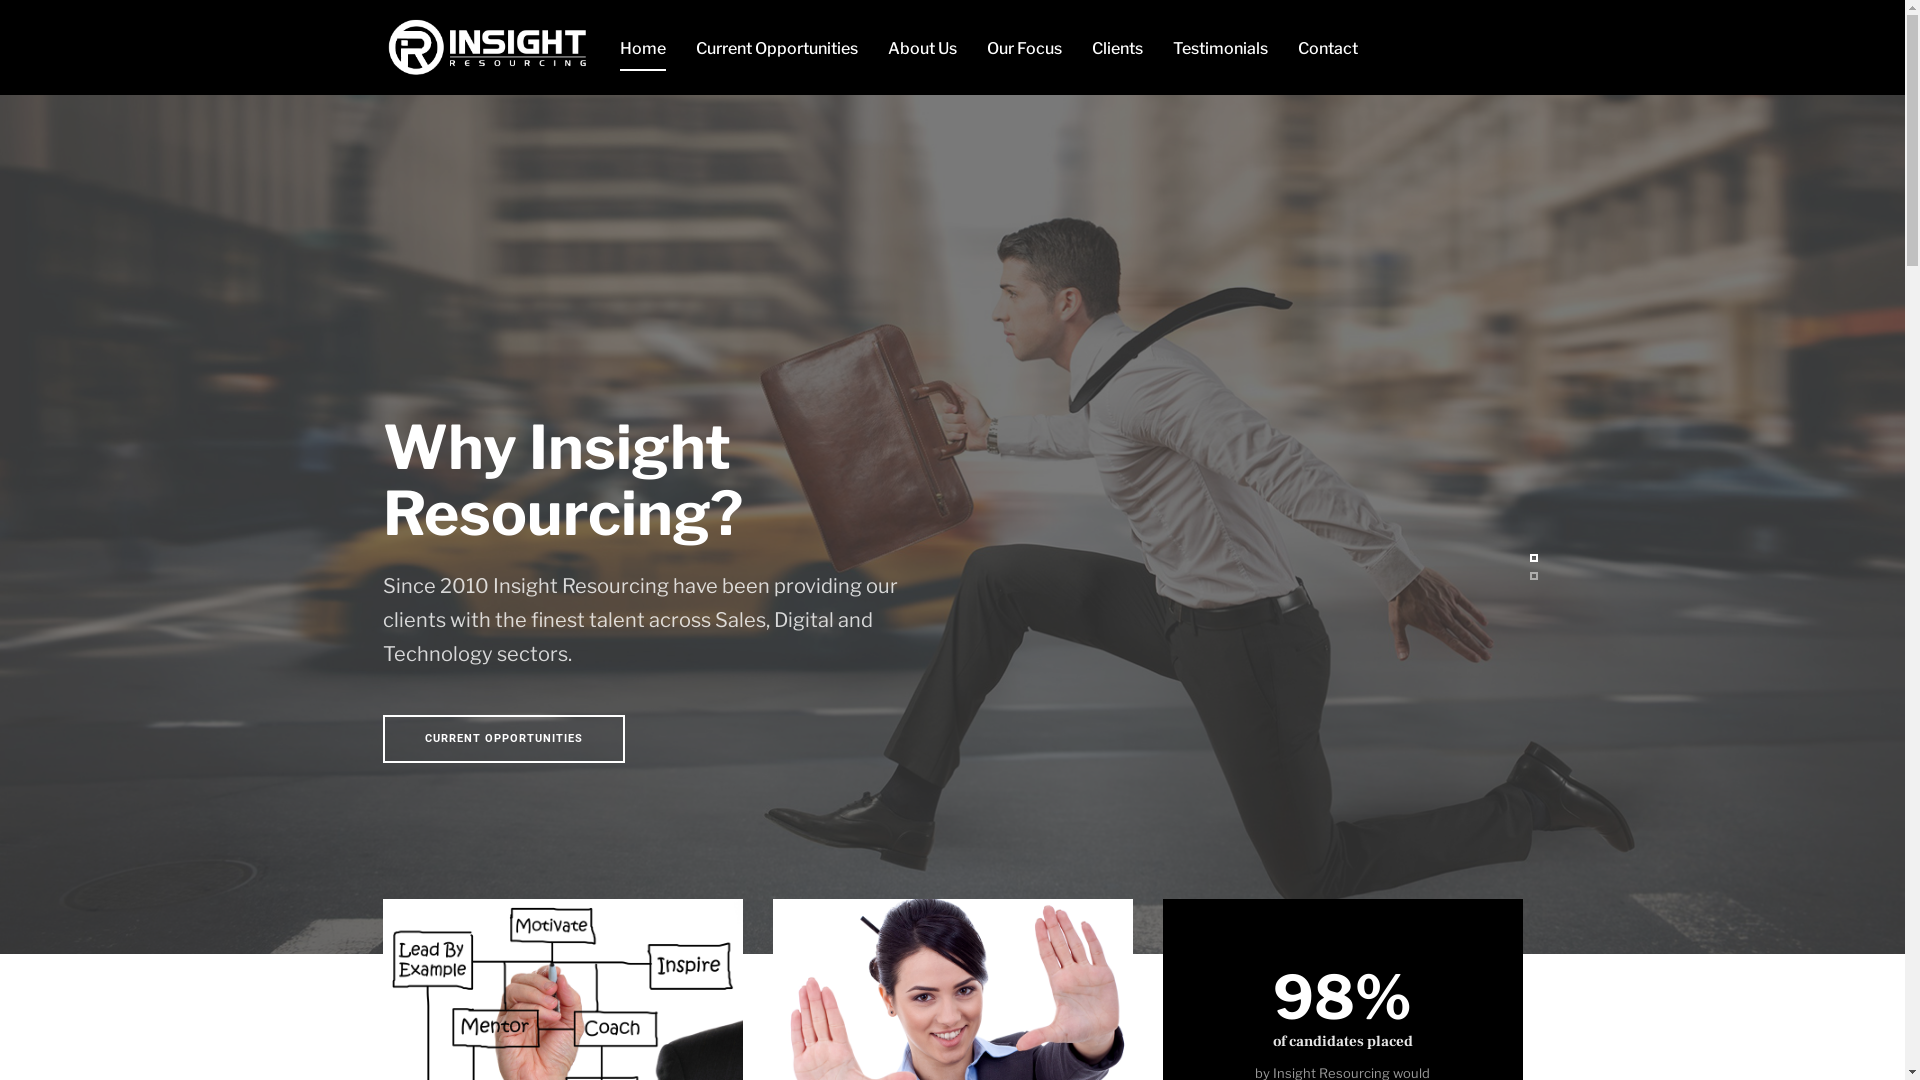  What do you see at coordinates (776, 46) in the screenshot?
I see `'Current Opportunities'` at bounding box center [776, 46].